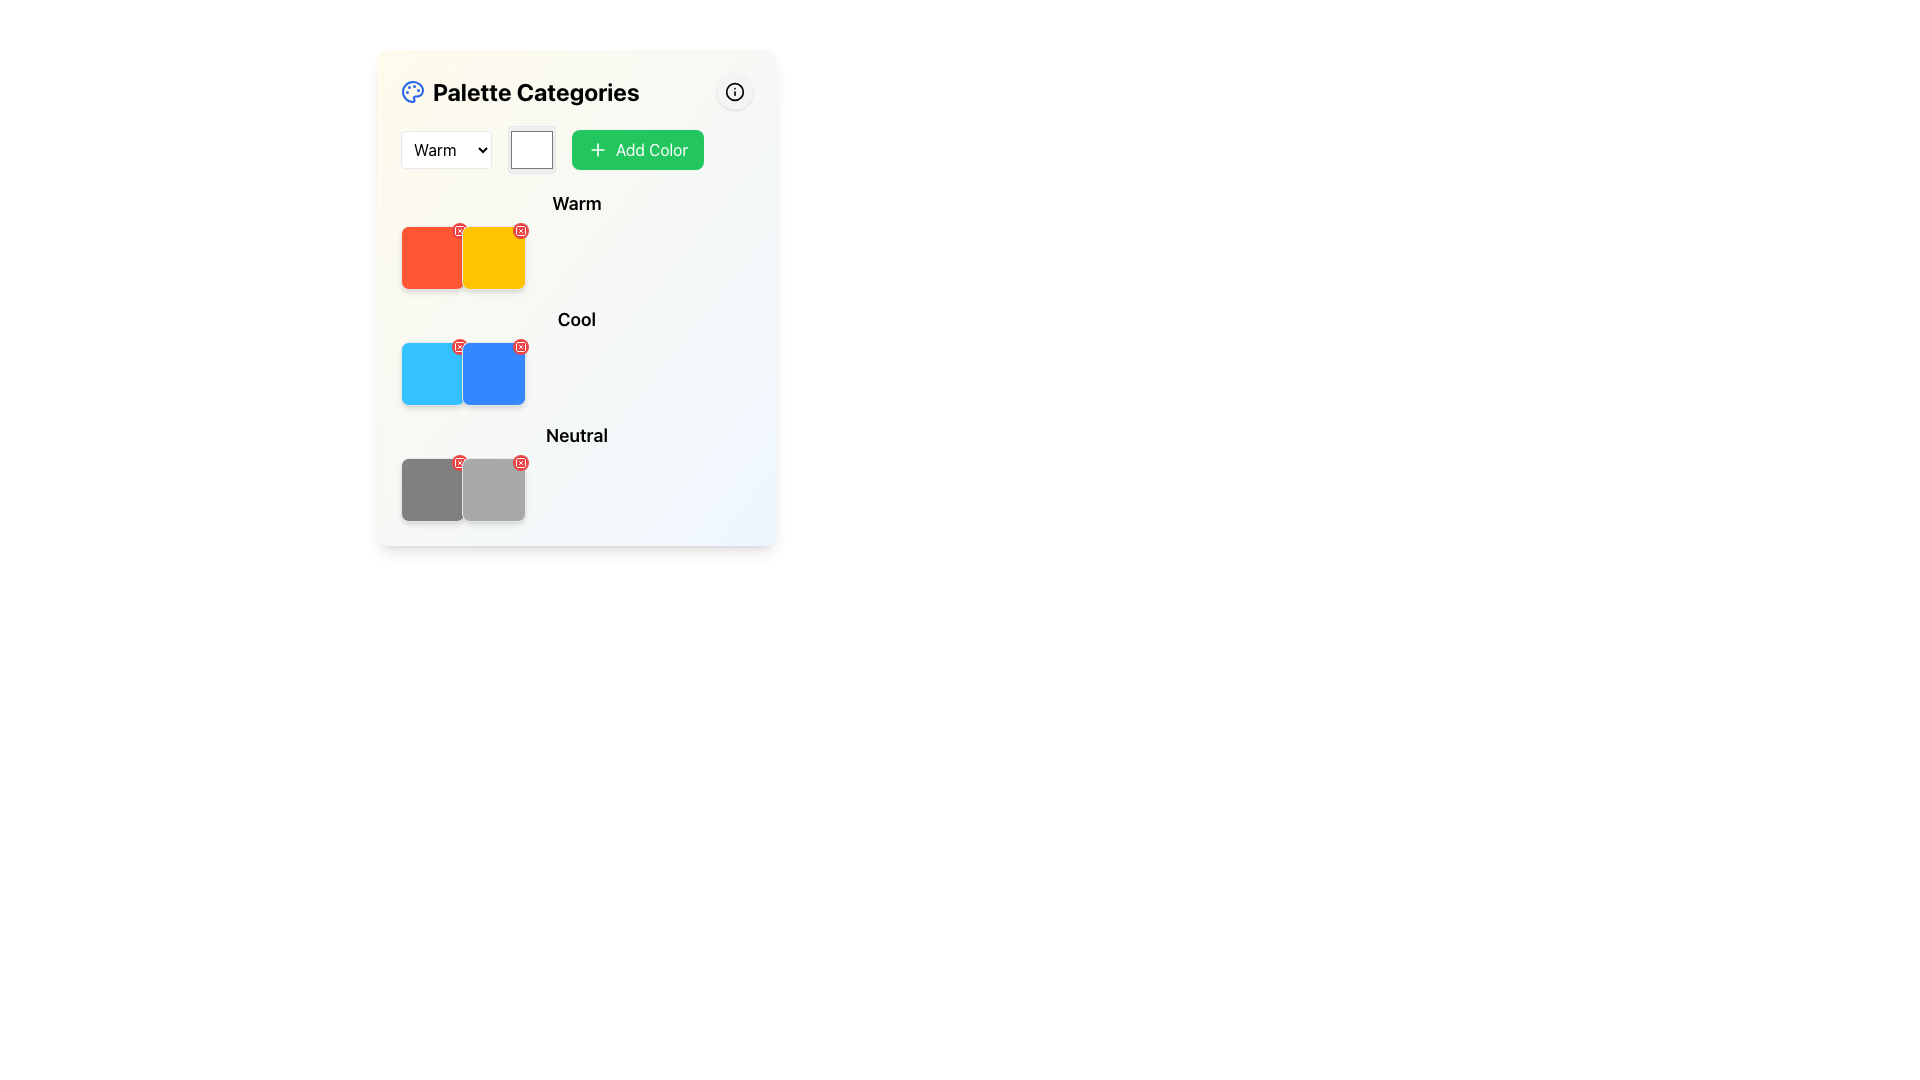 This screenshot has width=1920, height=1080. I want to click on the close/delete button icon located in the top-right corner of the 'Warm' category section, which visually indicates an interactive action to remove or dismiss the associated color block, so click(521, 230).